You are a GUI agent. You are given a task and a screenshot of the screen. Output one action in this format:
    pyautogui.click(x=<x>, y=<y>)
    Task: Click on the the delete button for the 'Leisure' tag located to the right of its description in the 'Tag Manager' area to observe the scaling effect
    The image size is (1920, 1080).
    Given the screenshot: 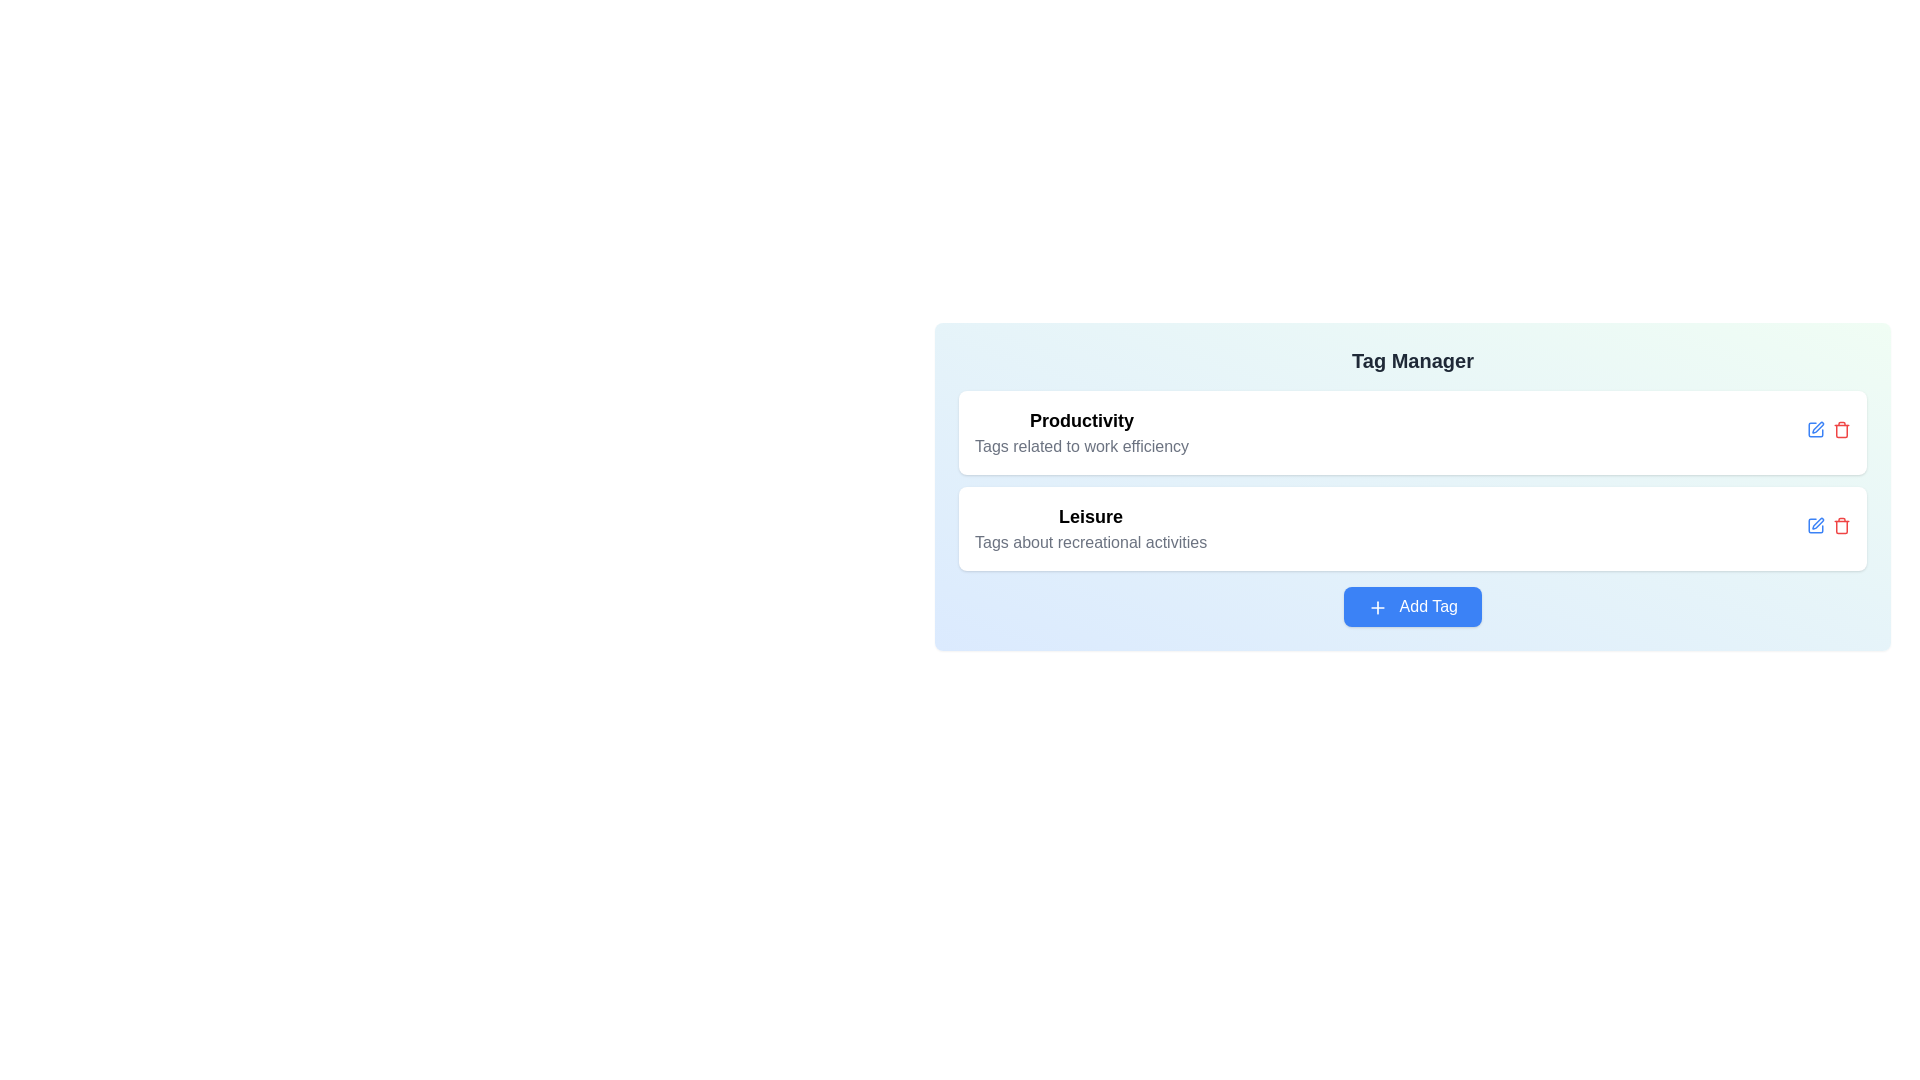 What is the action you would take?
    pyautogui.click(x=1841, y=524)
    